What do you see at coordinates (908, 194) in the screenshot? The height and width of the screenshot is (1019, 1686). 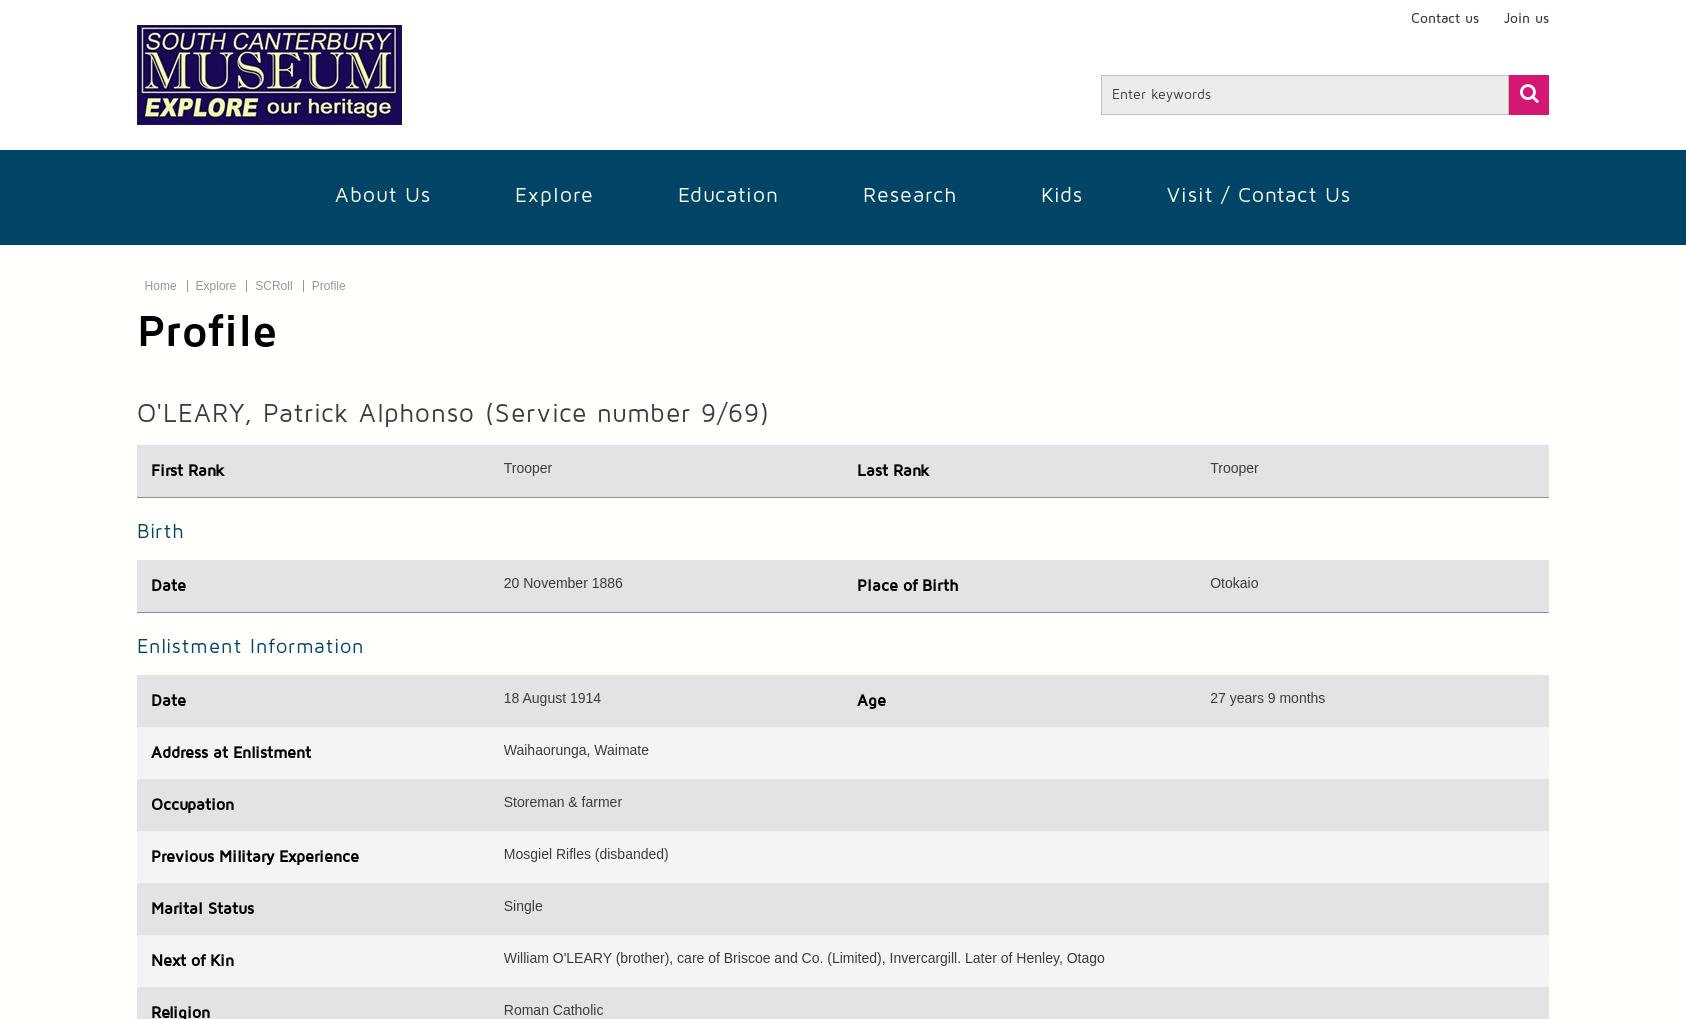 I see `'Research'` at bounding box center [908, 194].